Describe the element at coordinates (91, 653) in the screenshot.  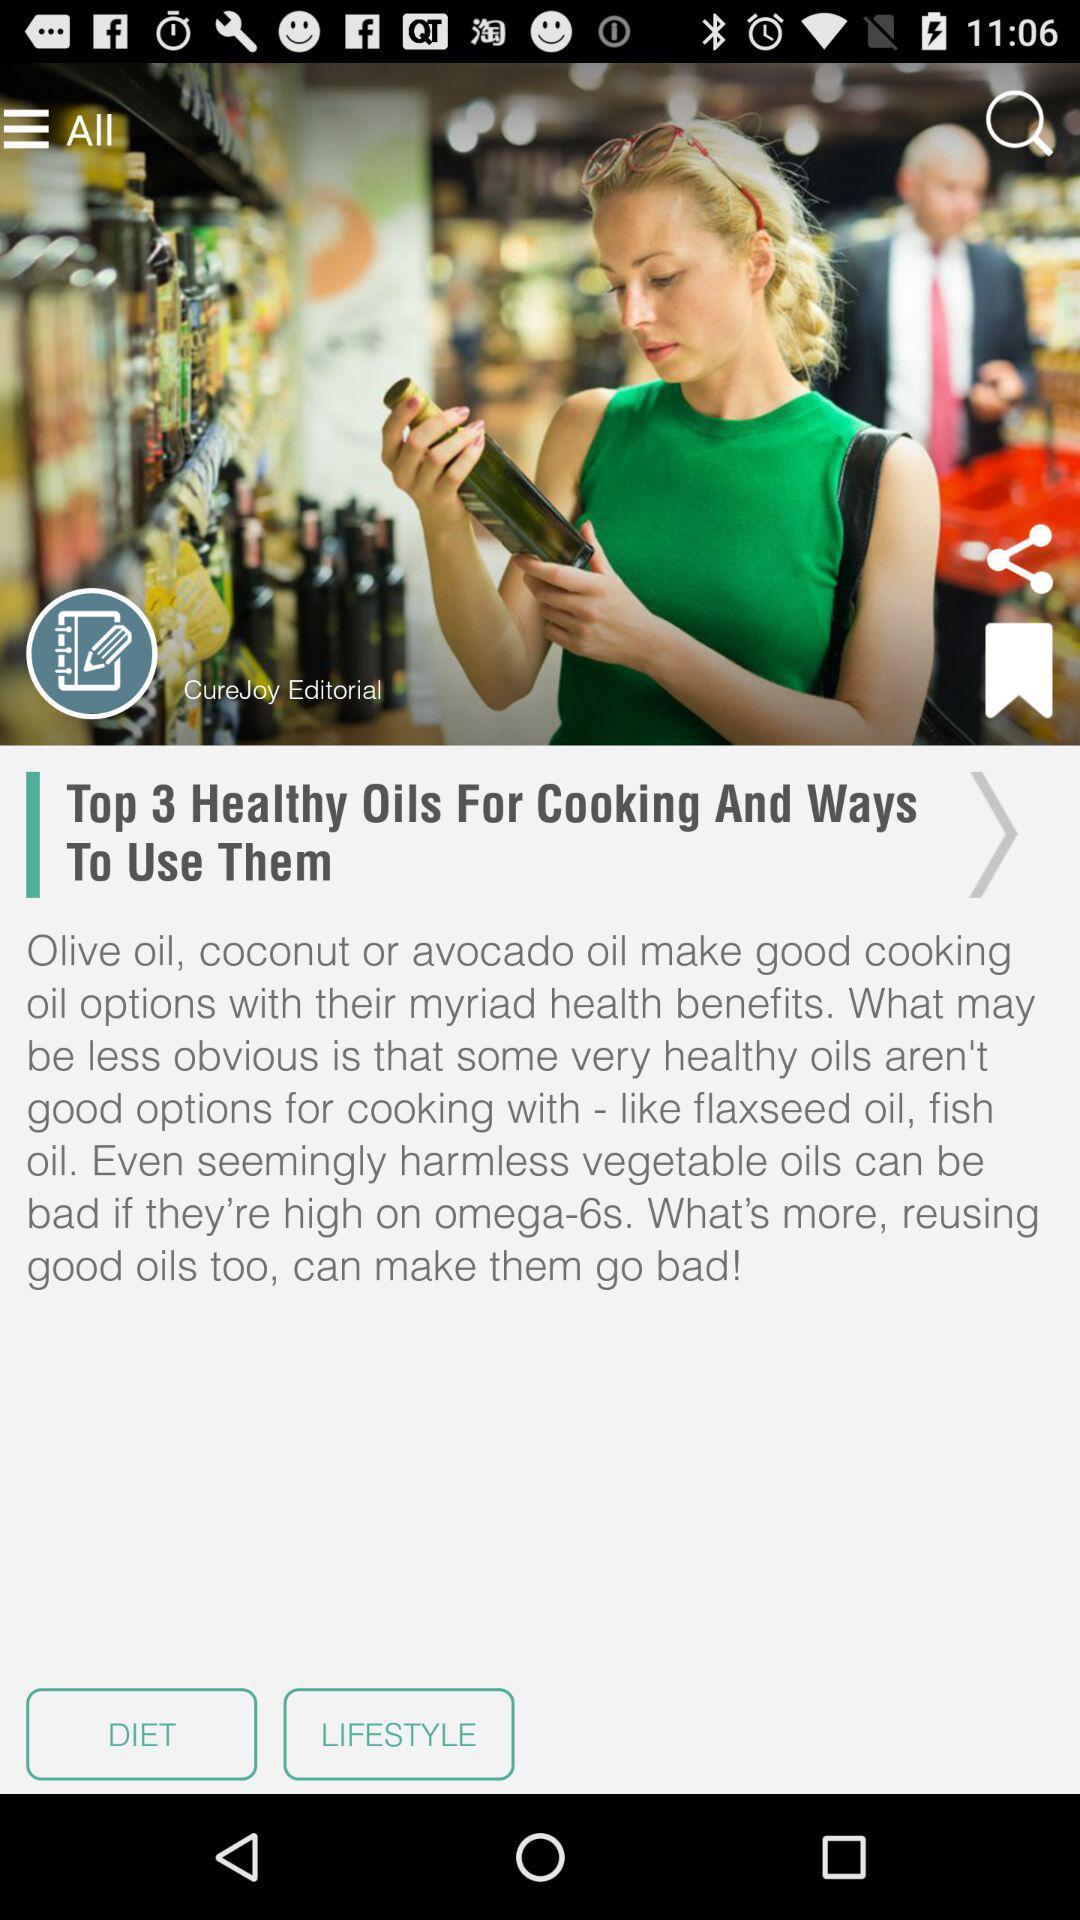
I see `edit it` at that location.